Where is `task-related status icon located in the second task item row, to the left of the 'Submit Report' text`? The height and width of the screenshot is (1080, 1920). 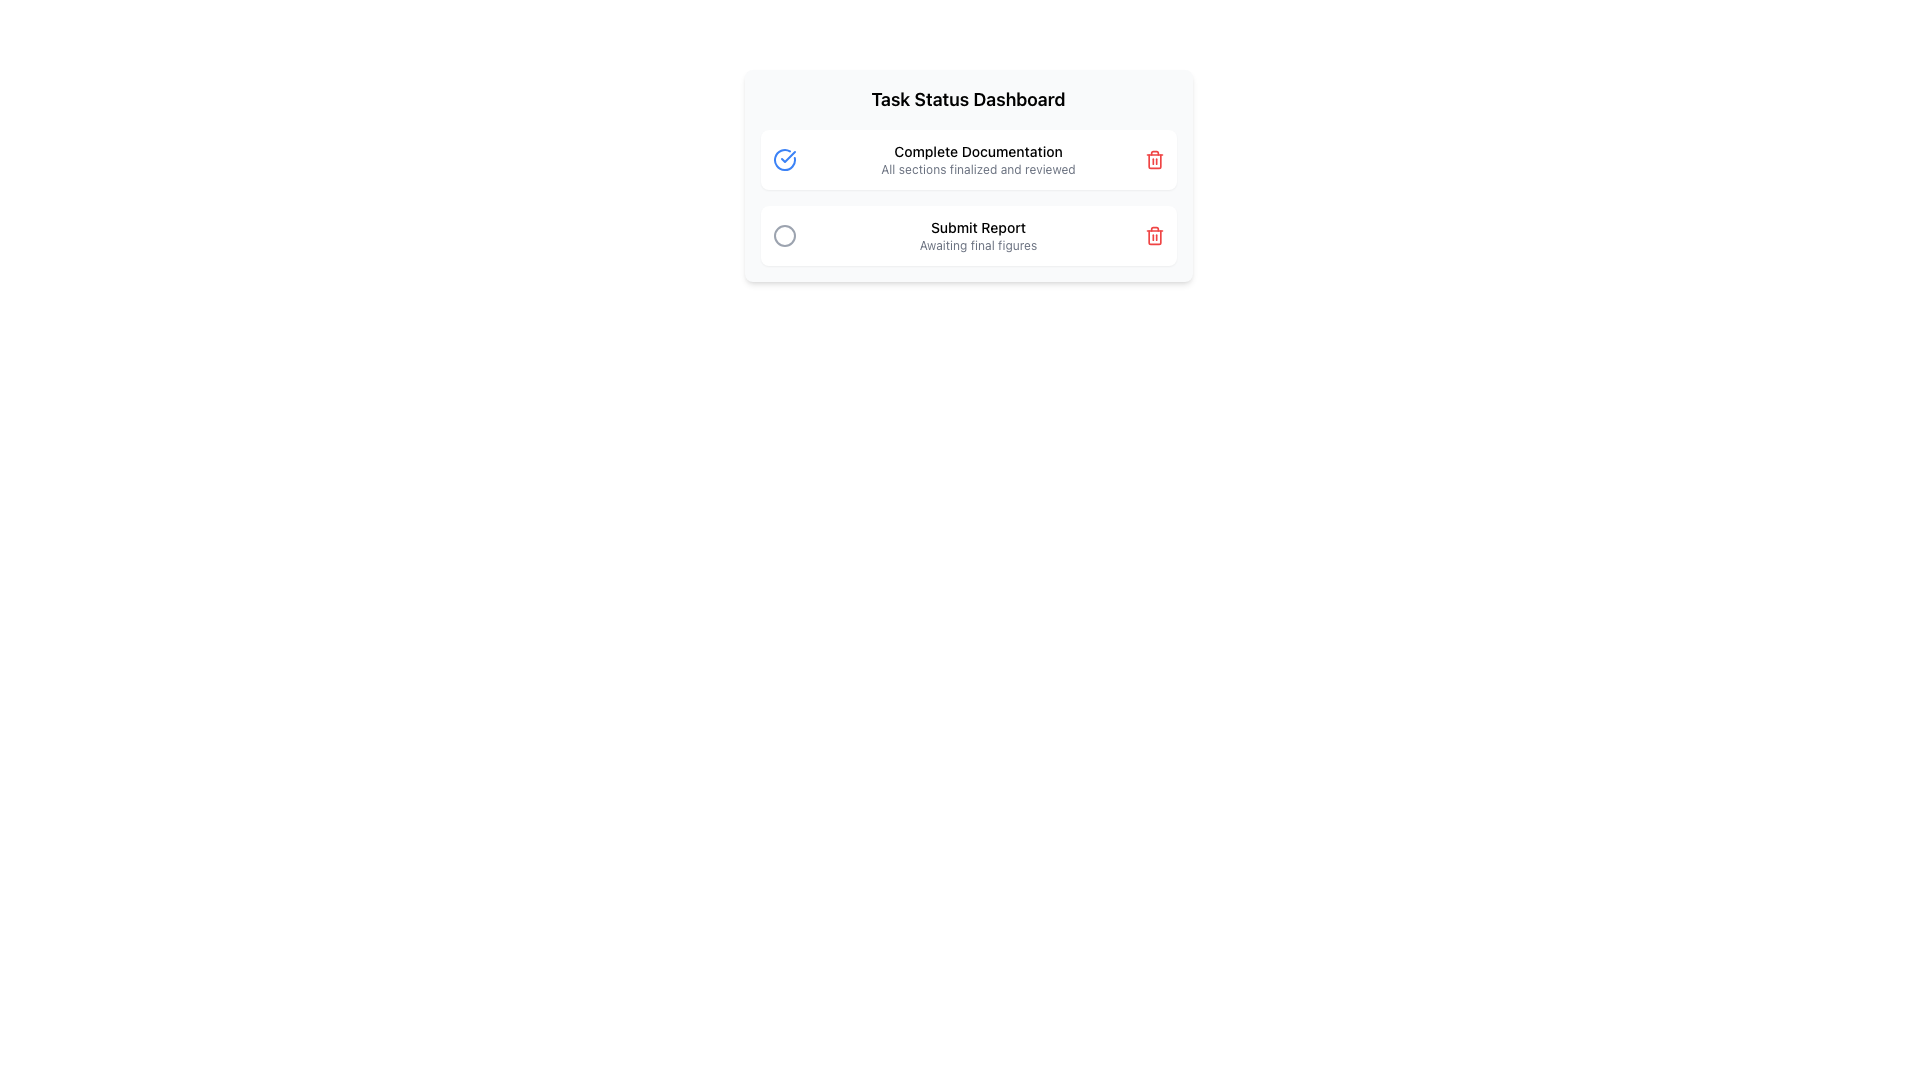 task-related status icon located in the second task item row, to the left of the 'Submit Report' text is located at coordinates (783, 234).